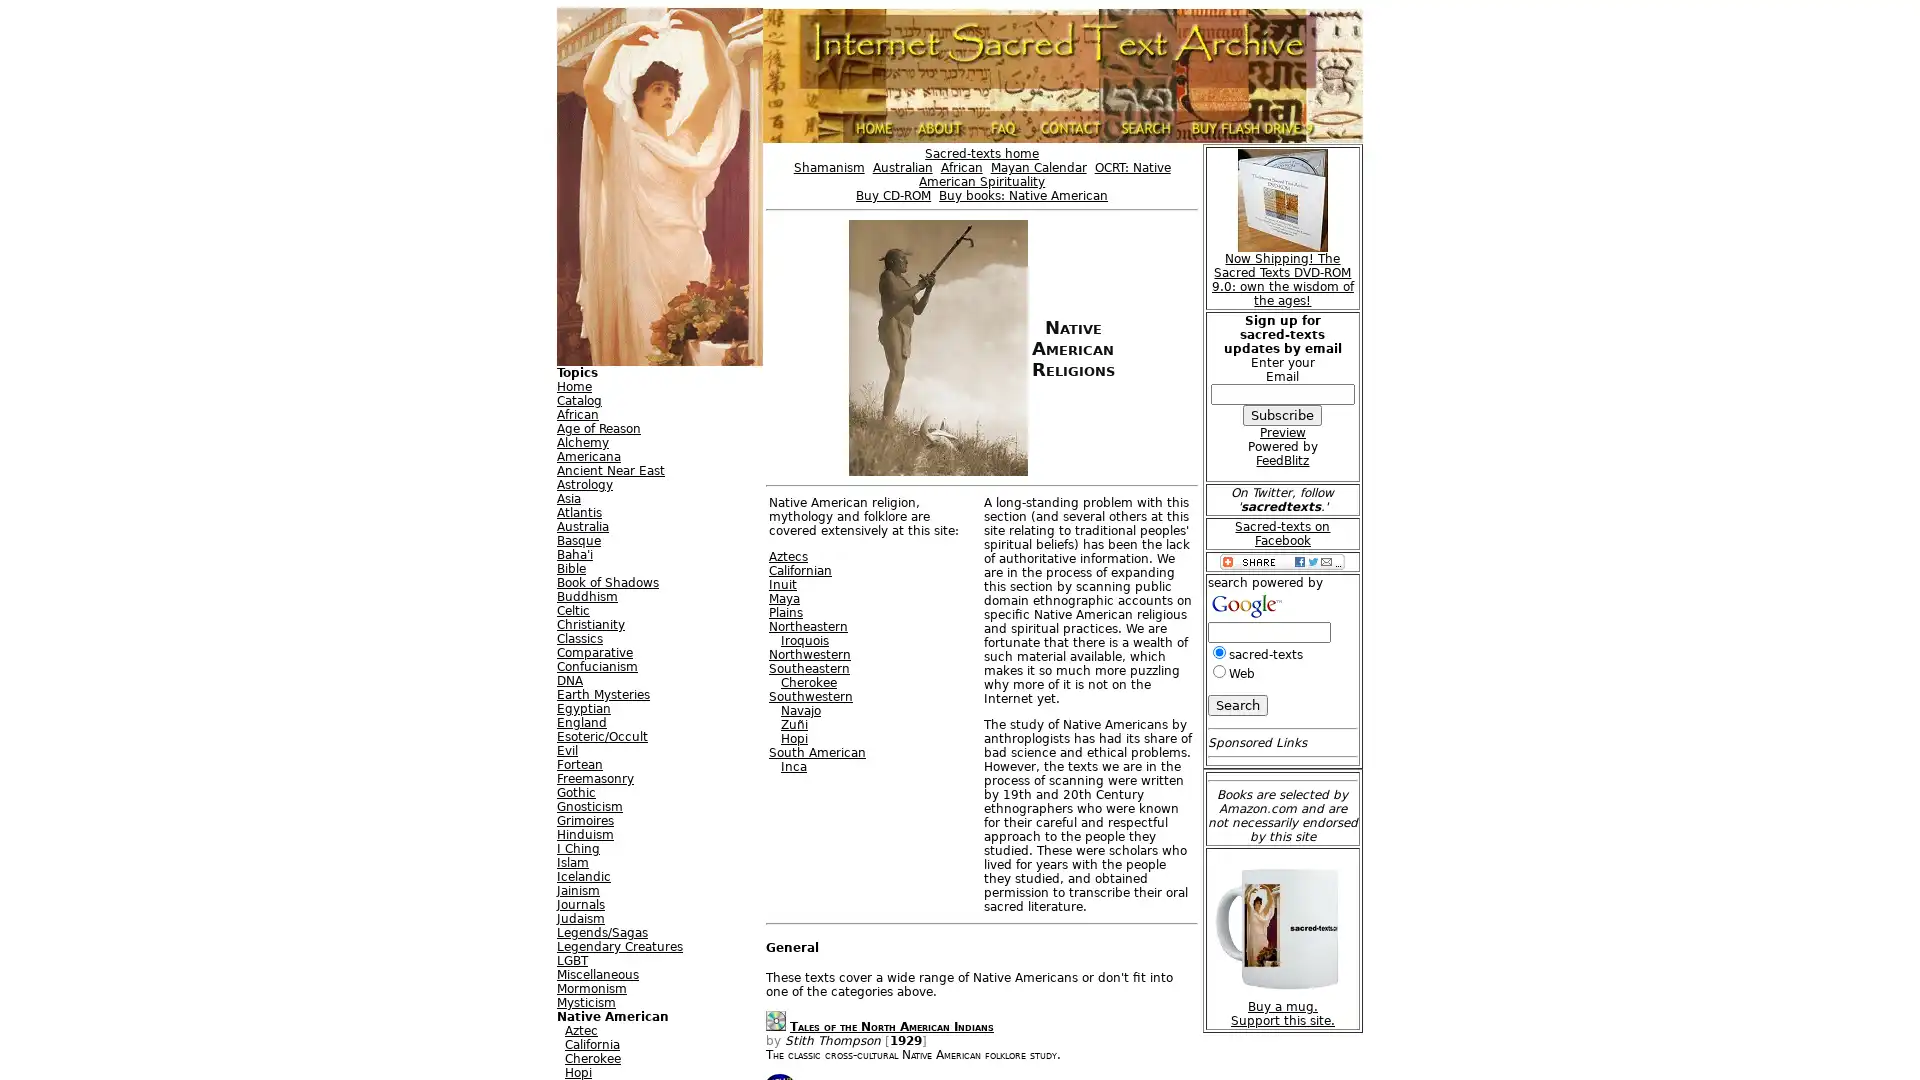 Image resolution: width=1920 pixels, height=1080 pixels. What do you see at coordinates (1236, 704) in the screenshot?
I see `Search` at bounding box center [1236, 704].